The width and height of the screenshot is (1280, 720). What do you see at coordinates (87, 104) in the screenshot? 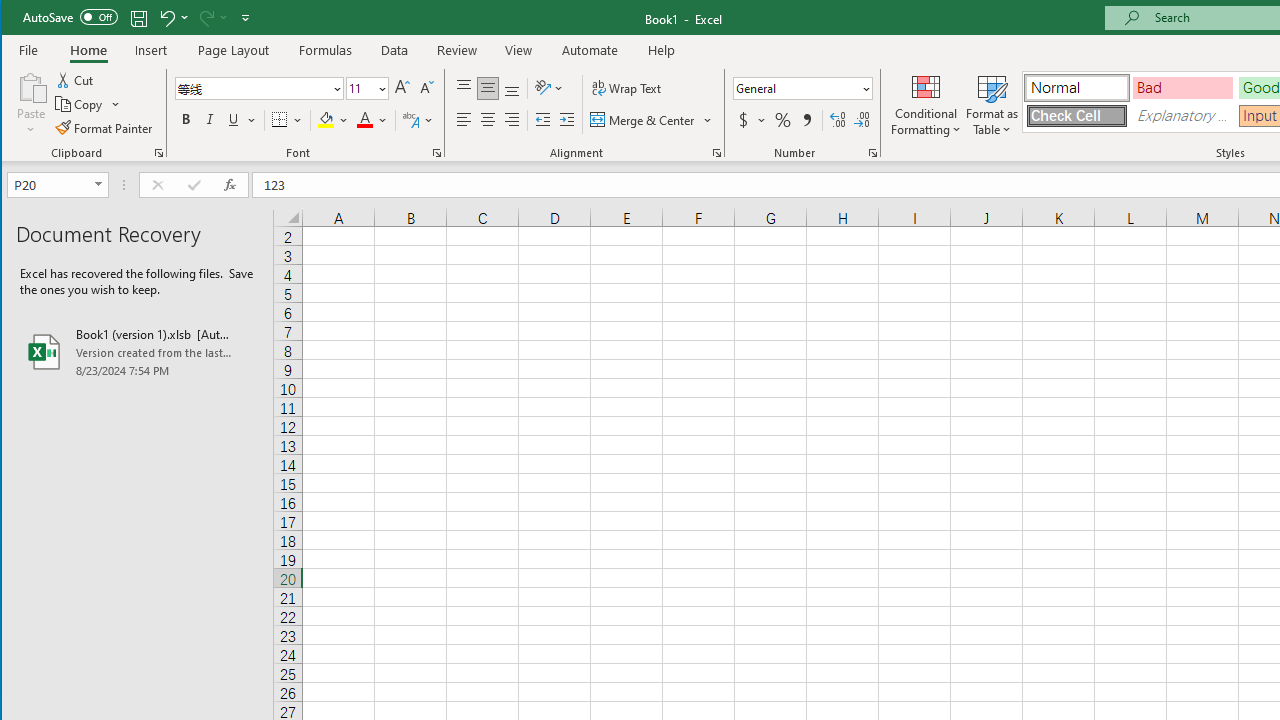
I see `'Copy'` at bounding box center [87, 104].